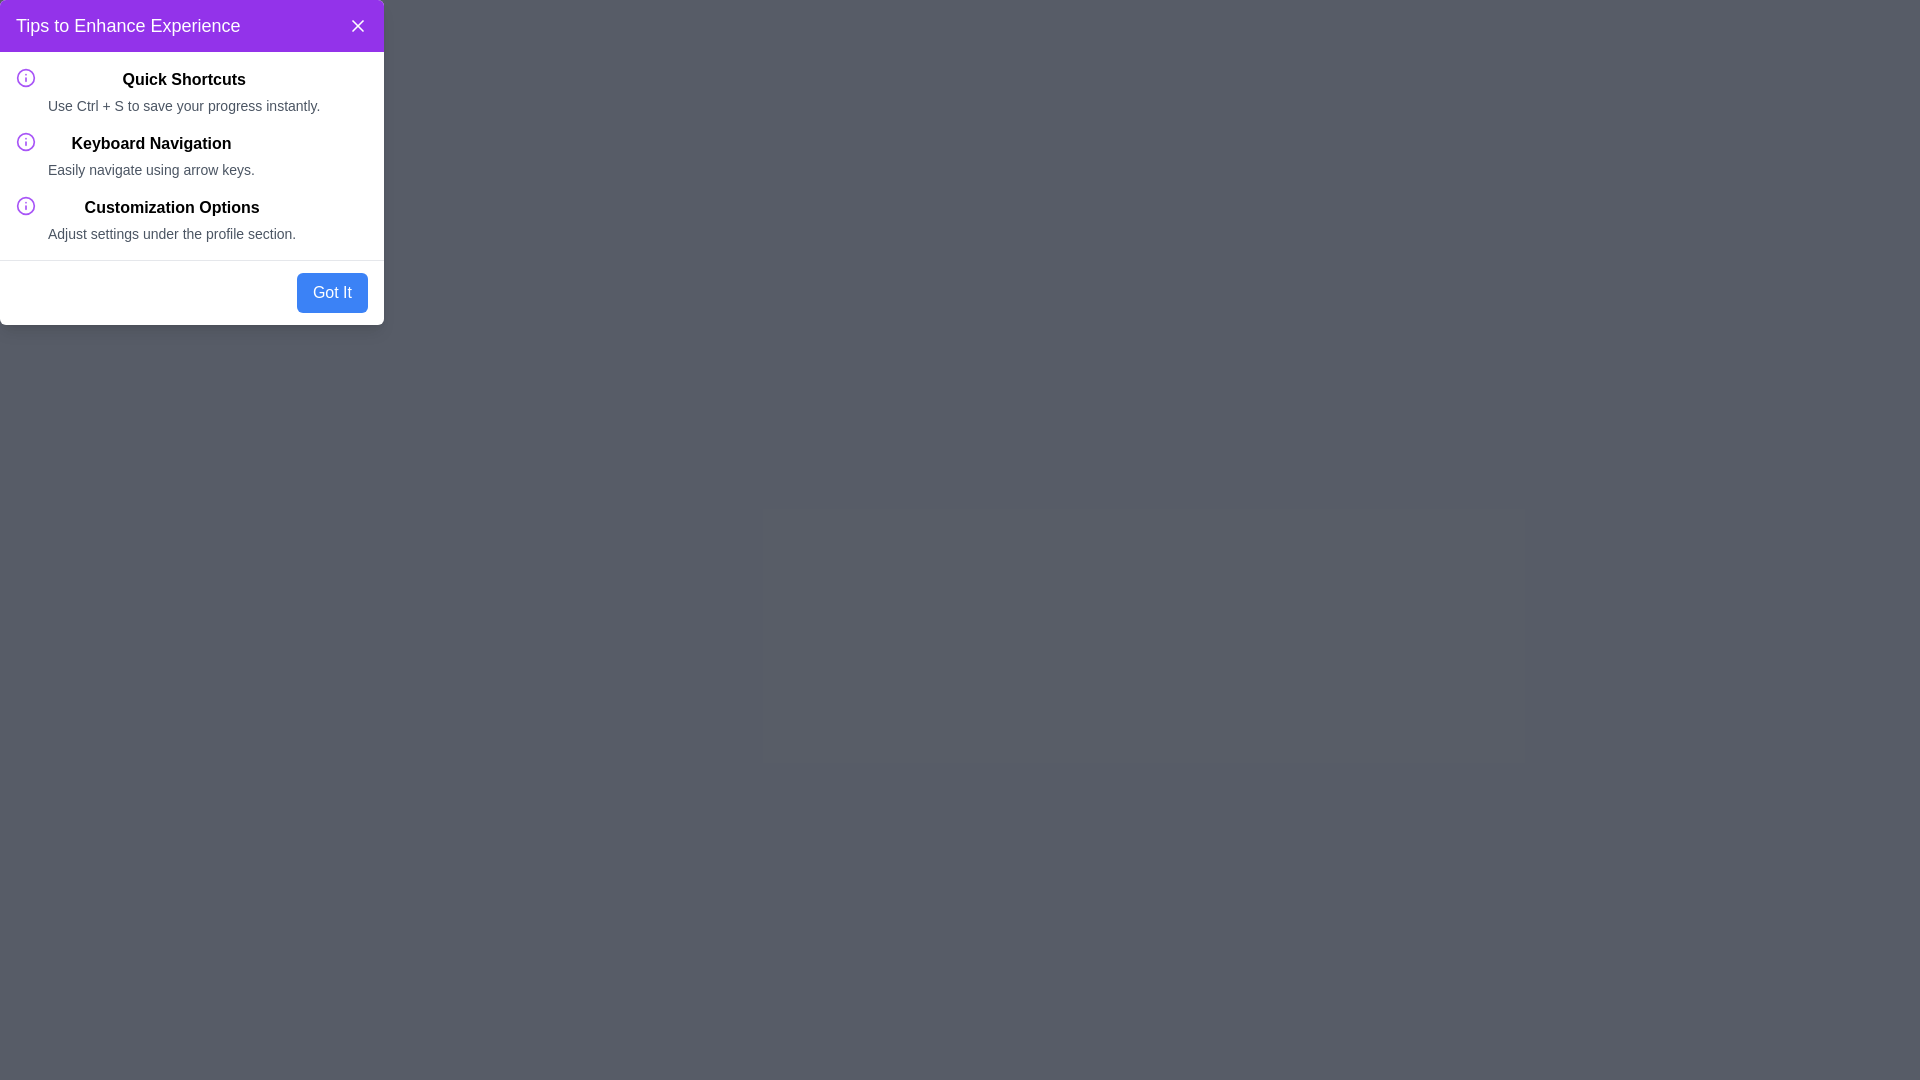 The width and height of the screenshot is (1920, 1080). What do you see at coordinates (184, 92) in the screenshot?
I see `the informational text block that introduces the user to a specific keyboard shortcut, located in the top-left corner of the dialog modal, preceded by a purple icon` at bounding box center [184, 92].